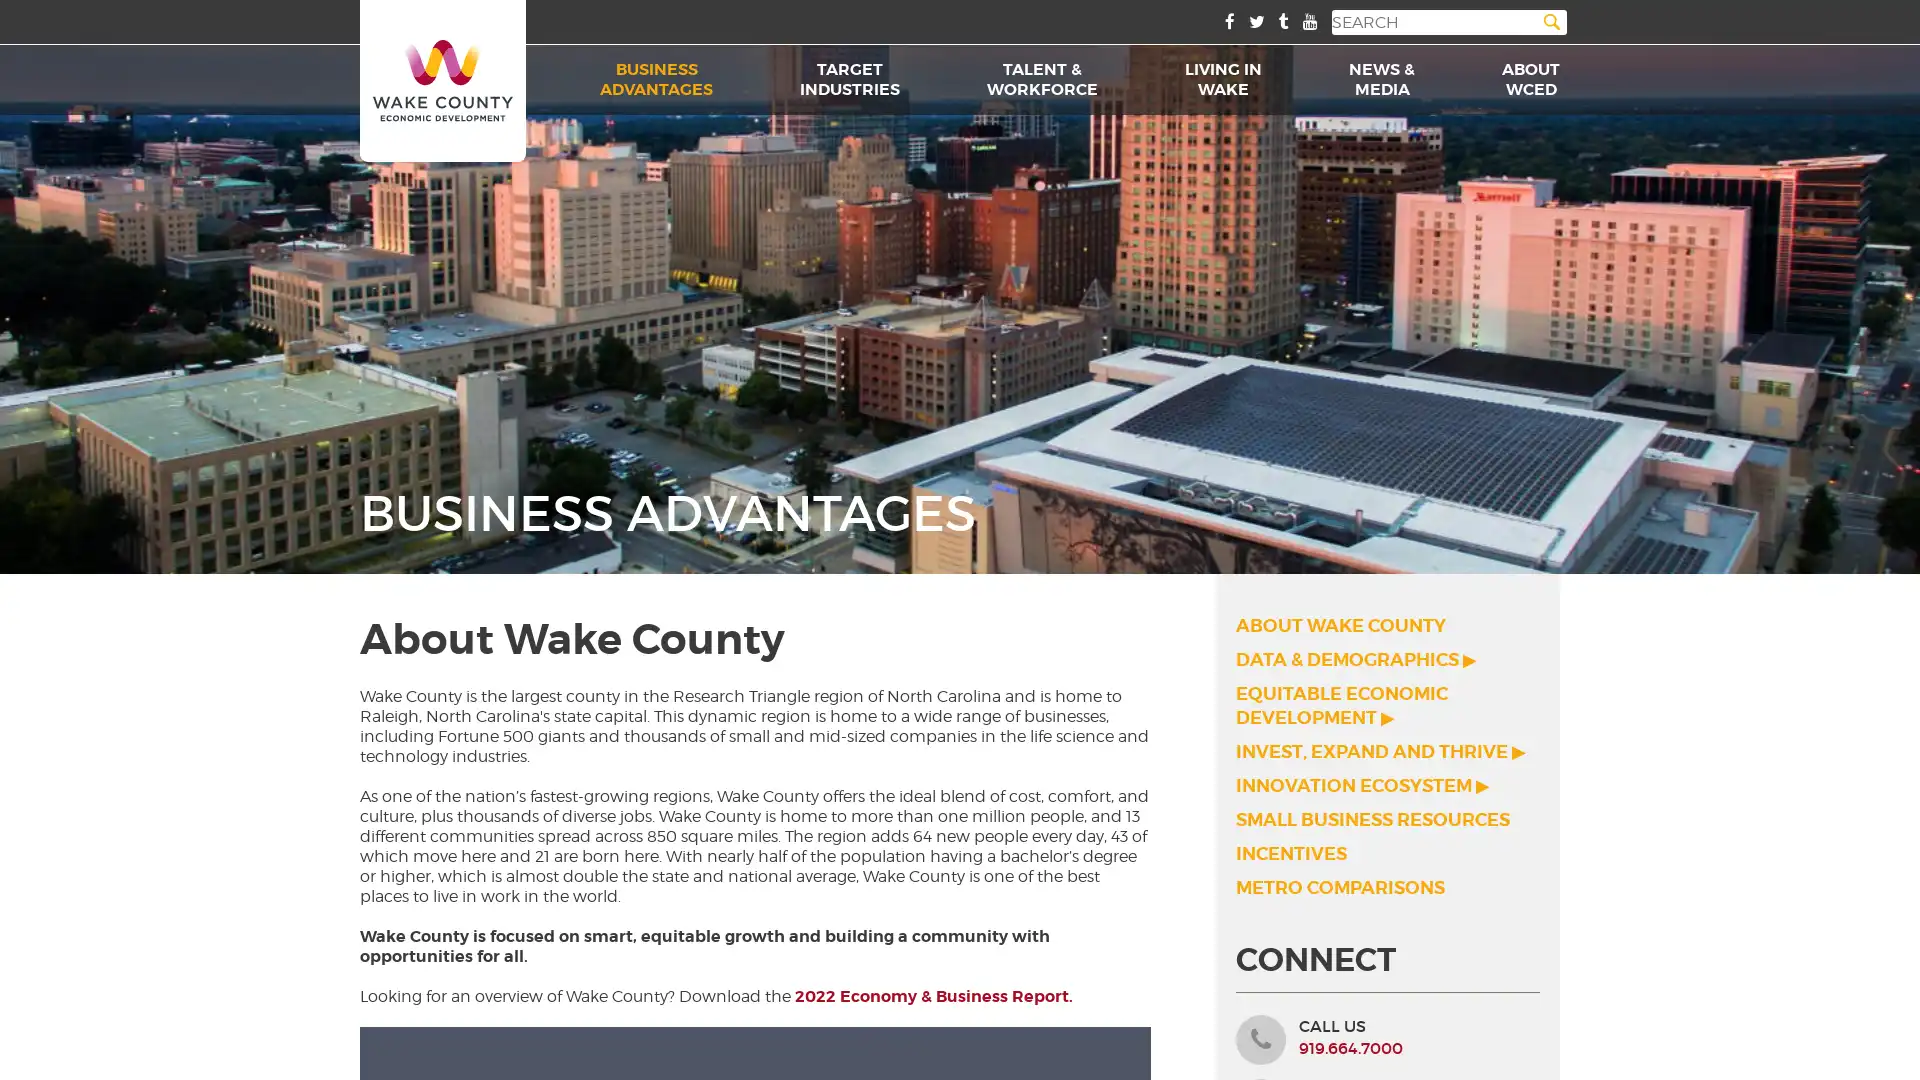 Image resolution: width=1920 pixels, height=1080 pixels. Describe the element at coordinates (1550, 22) in the screenshot. I see `Search` at that location.